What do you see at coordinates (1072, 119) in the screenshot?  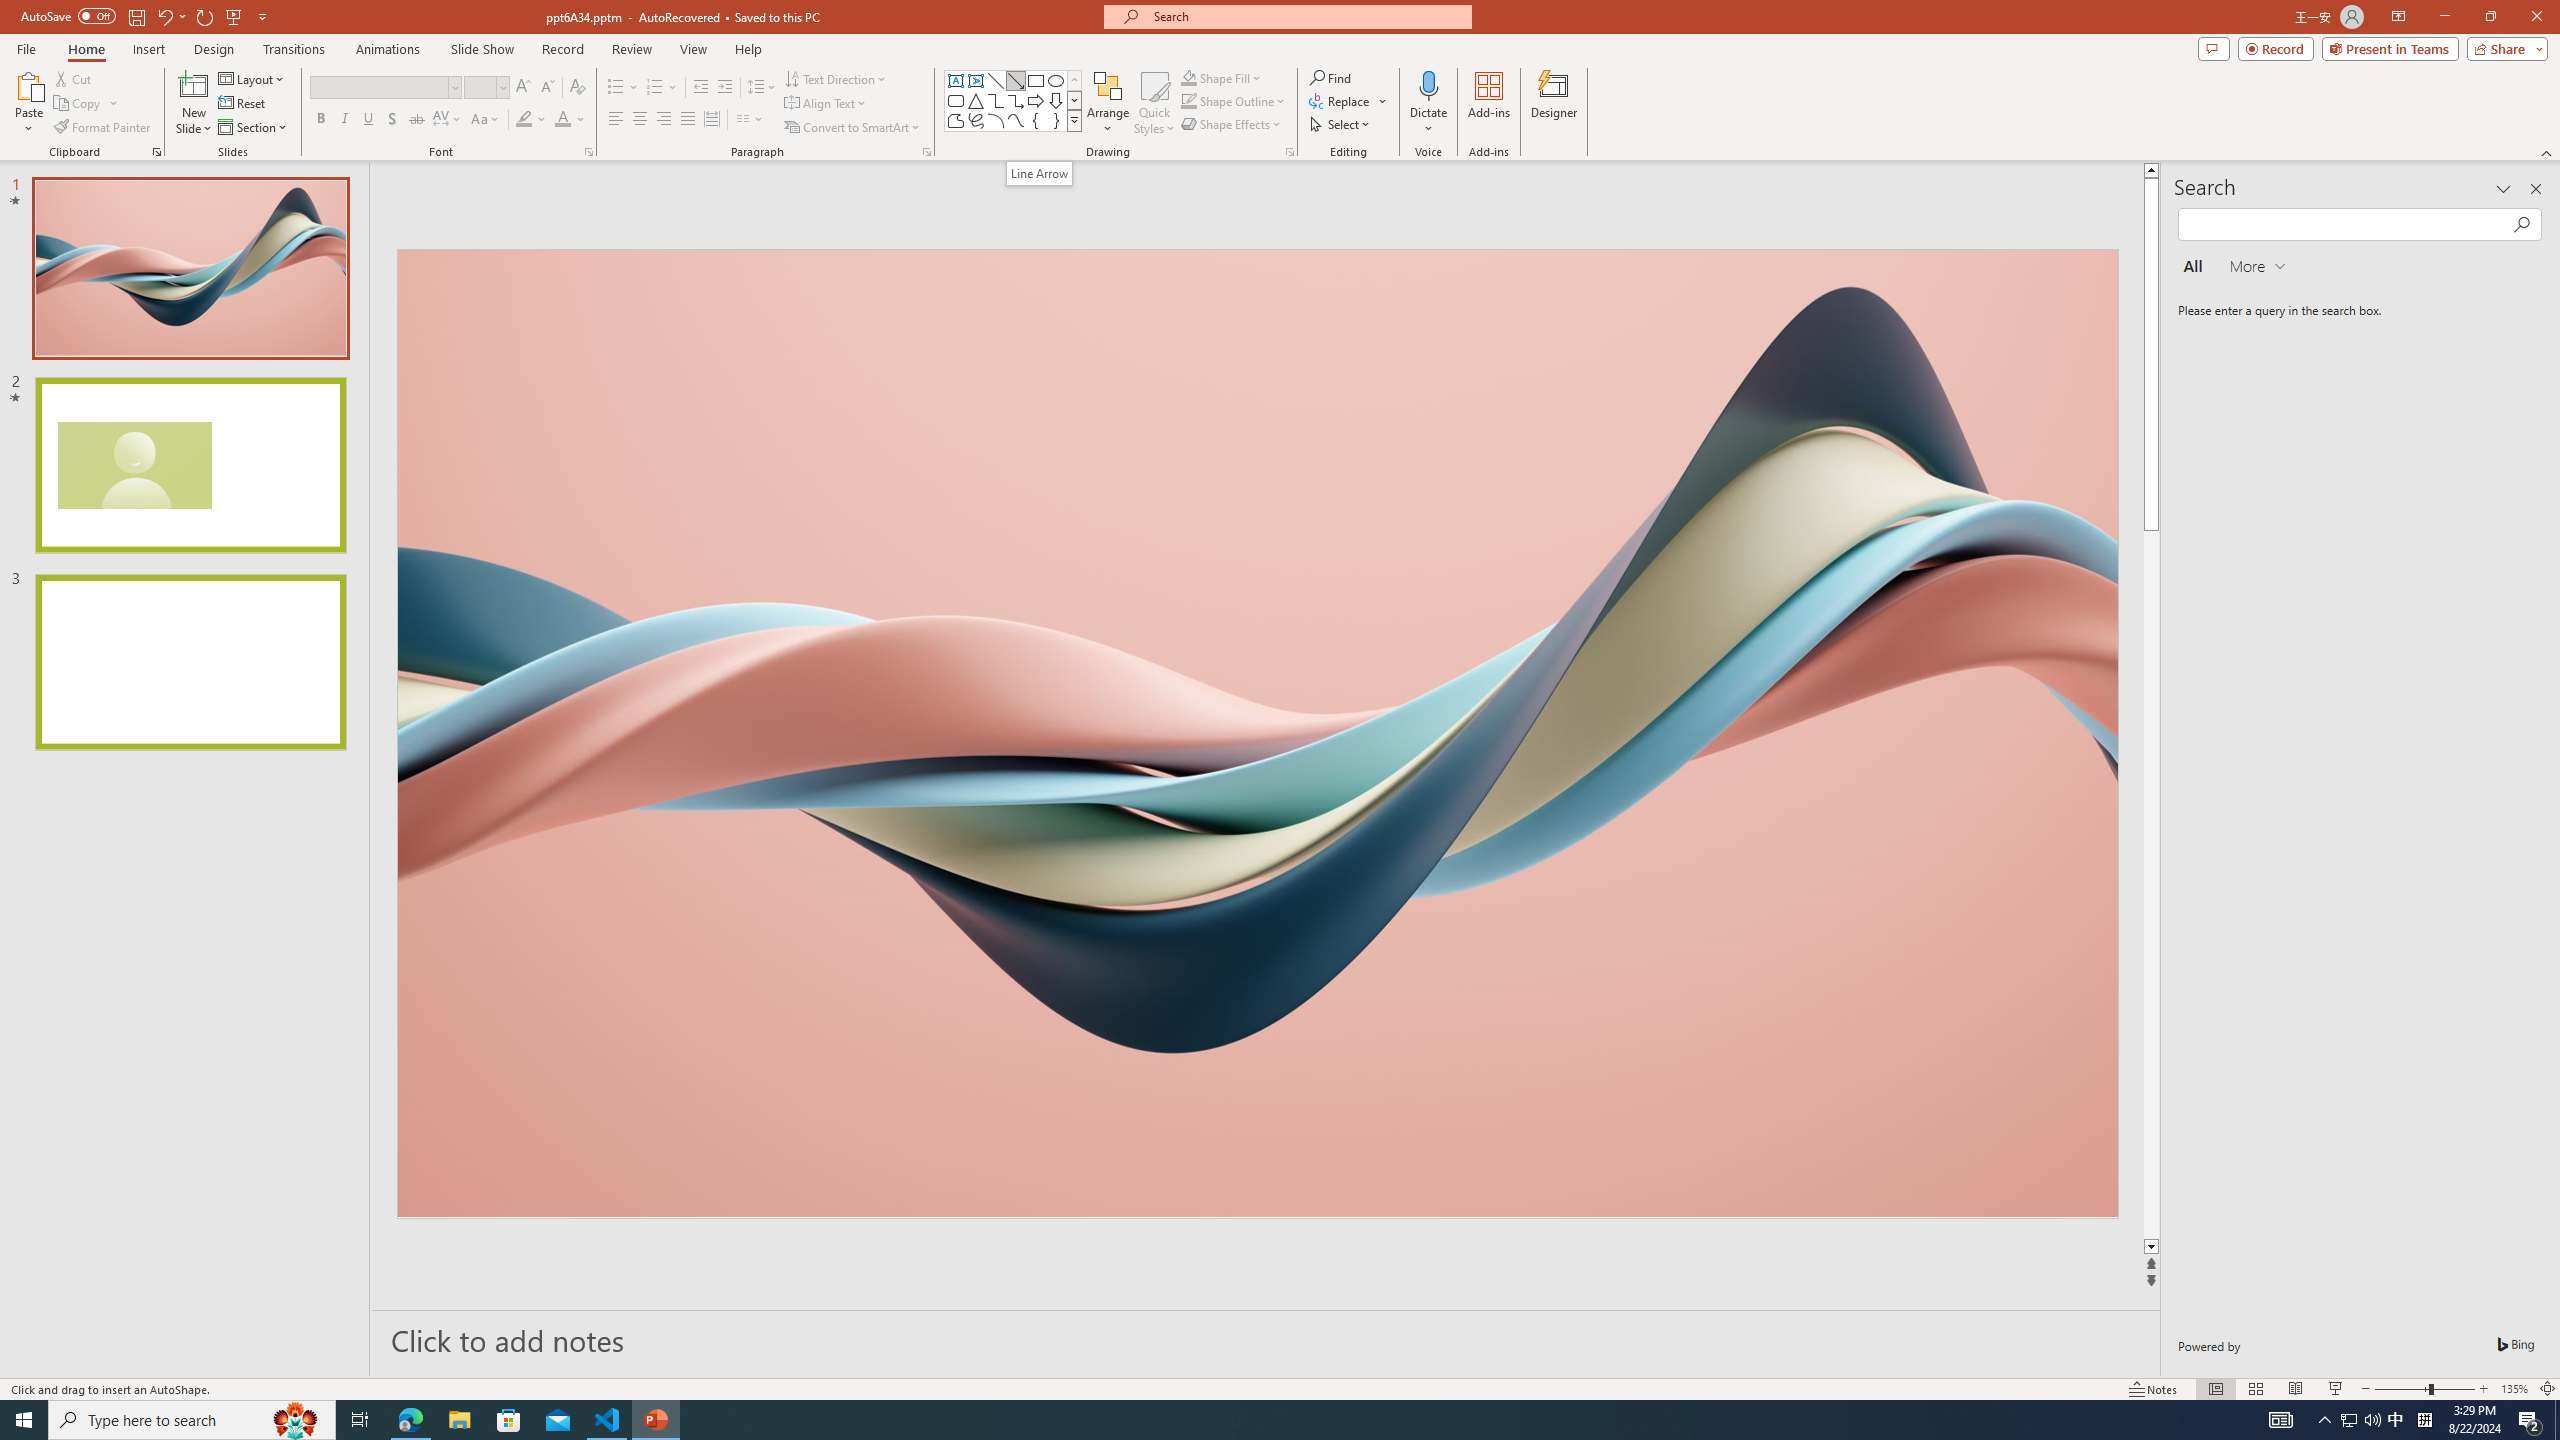 I see `'Class: NetUIImage'` at bounding box center [1072, 119].